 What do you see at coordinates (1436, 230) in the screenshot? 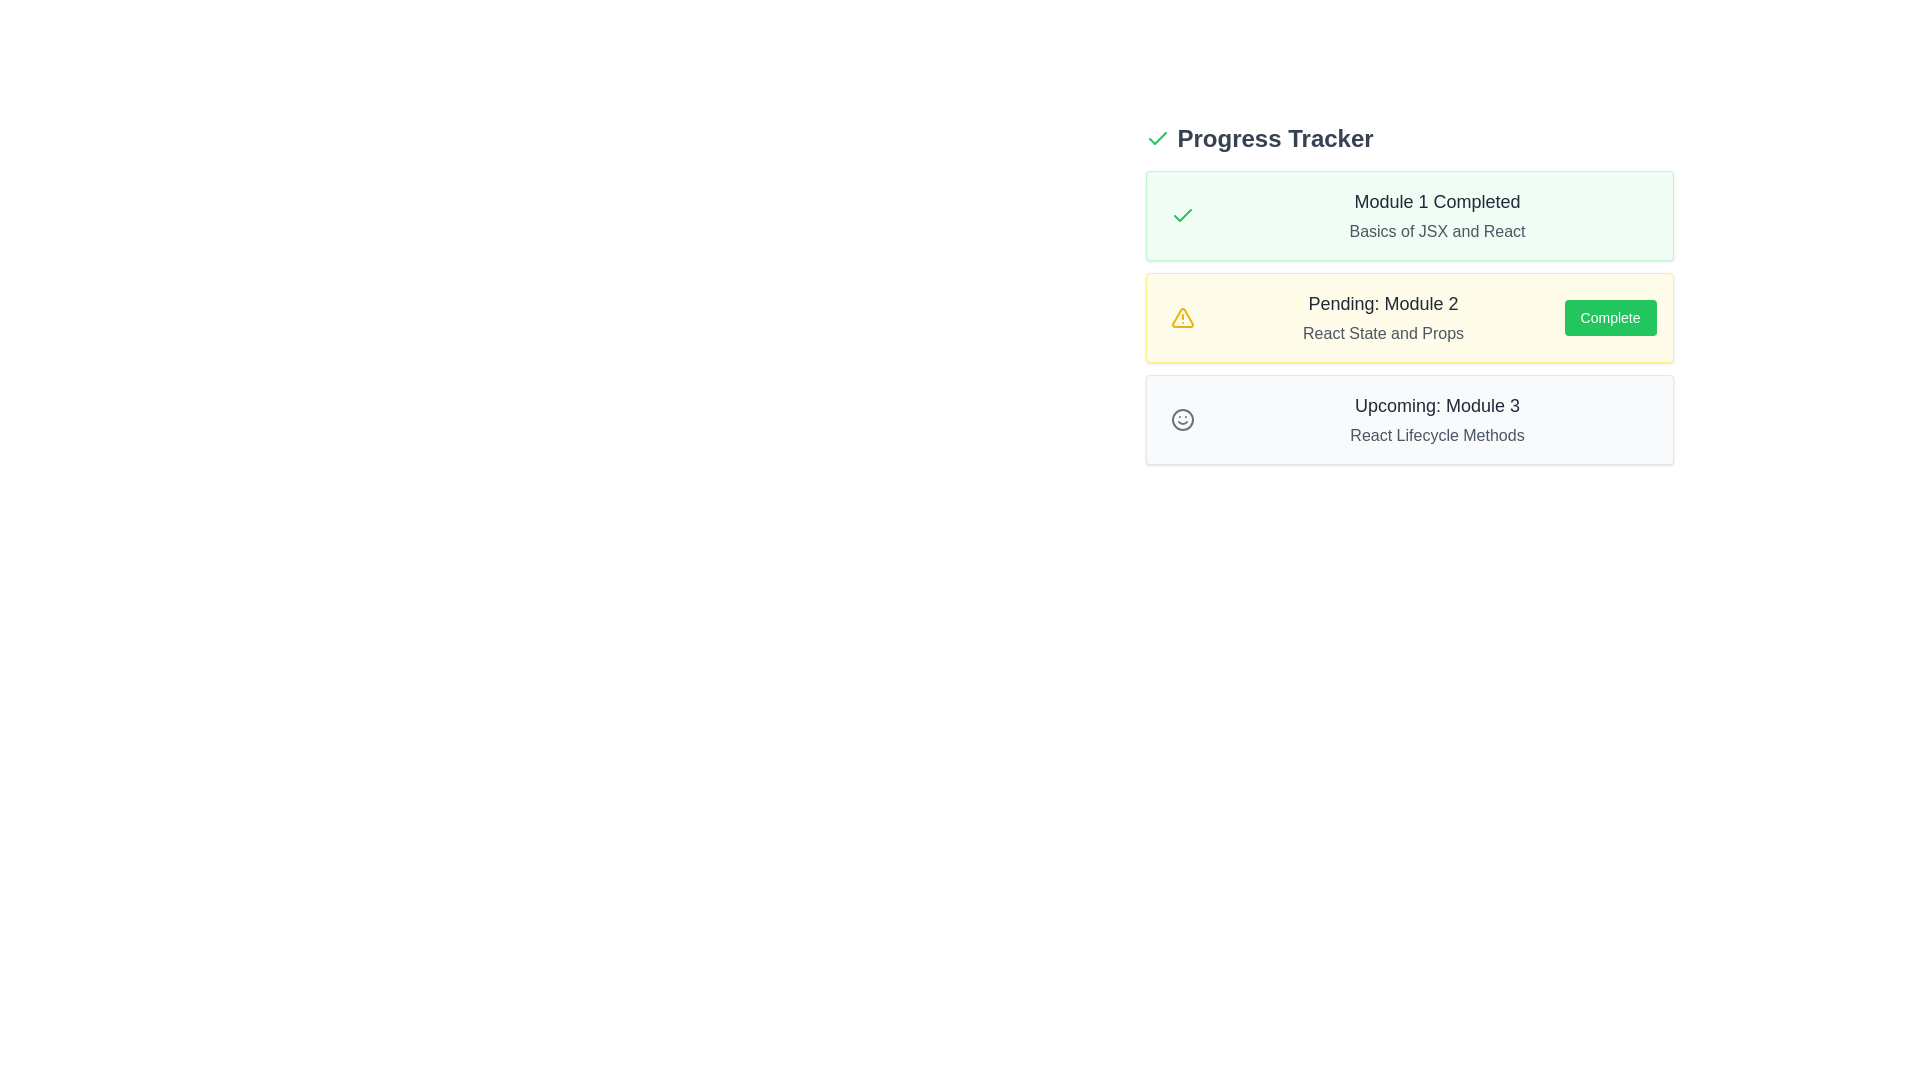
I see `text label located beneath 'Module 1 Completed' in the green-highlighted box indicating a completed step in the progress tracker` at bounding box center [1436, 230].